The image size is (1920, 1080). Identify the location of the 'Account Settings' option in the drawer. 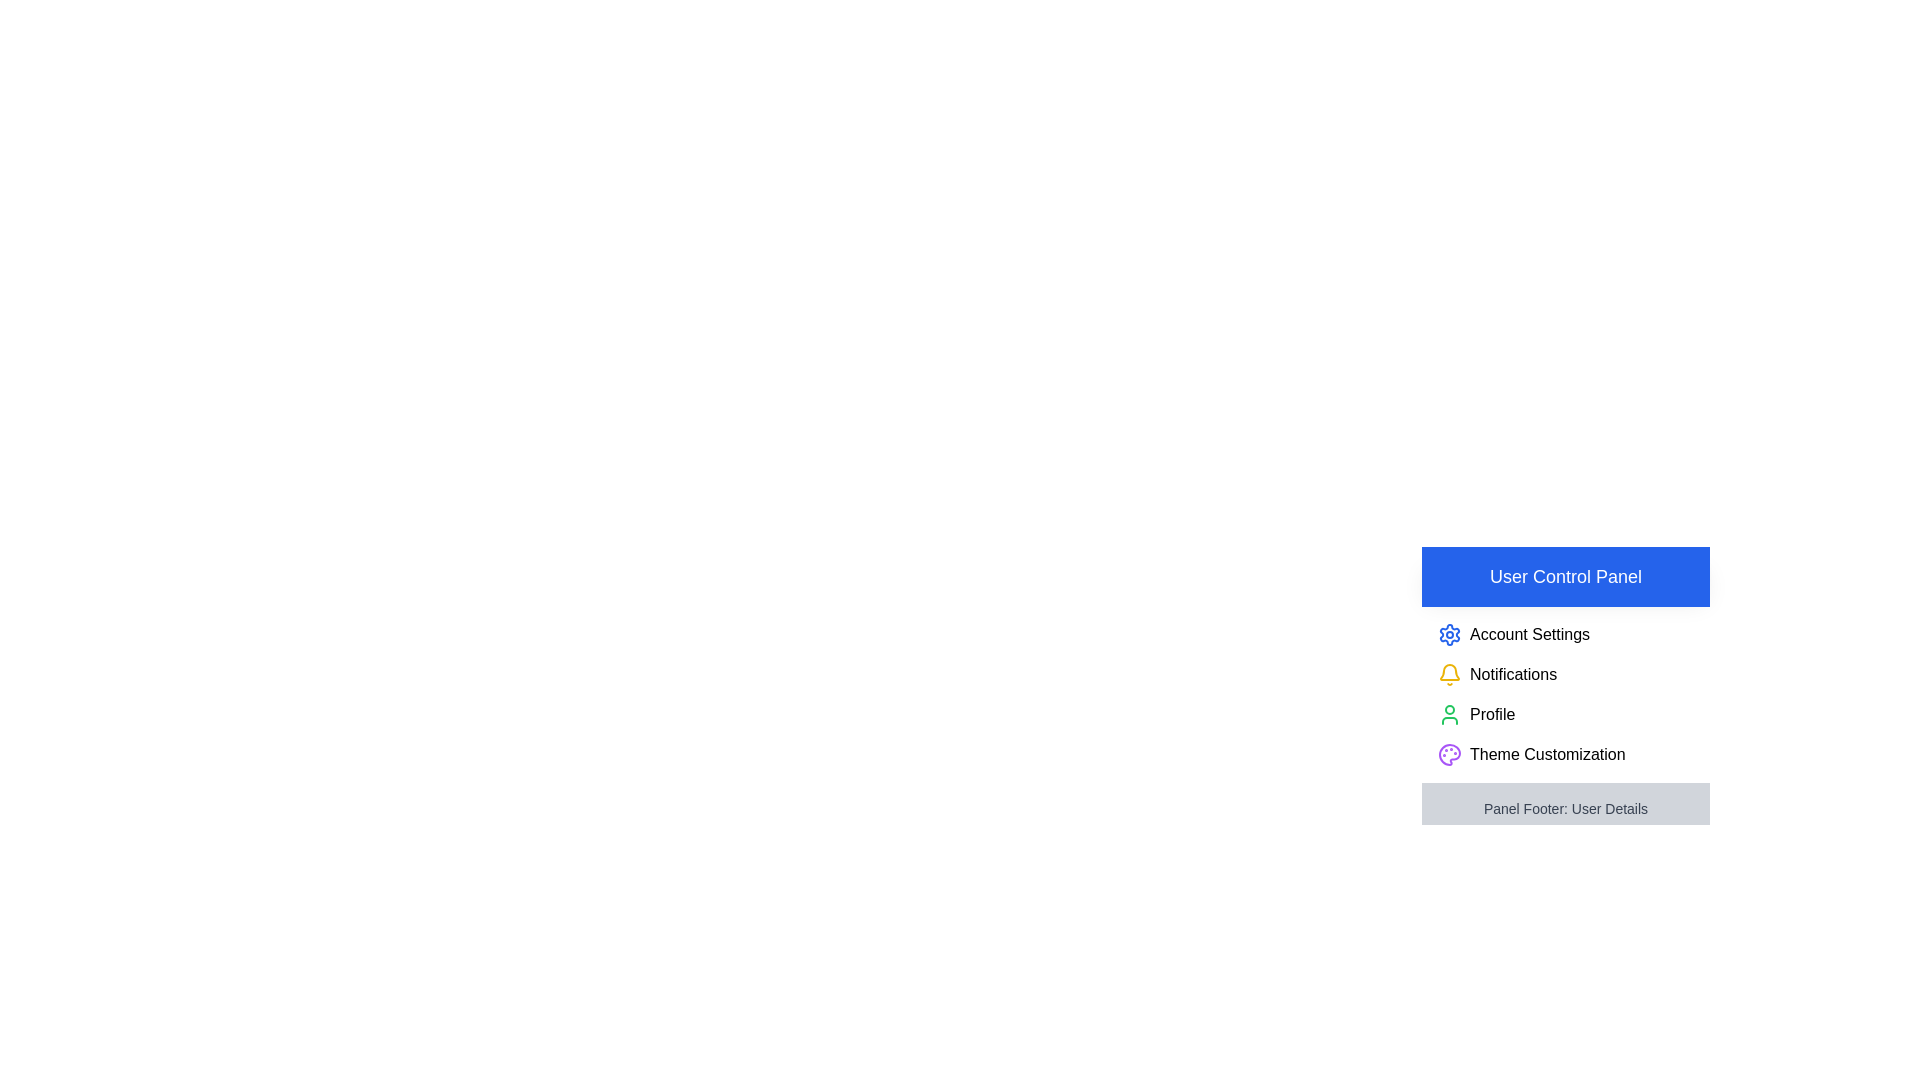
(1529, 635).